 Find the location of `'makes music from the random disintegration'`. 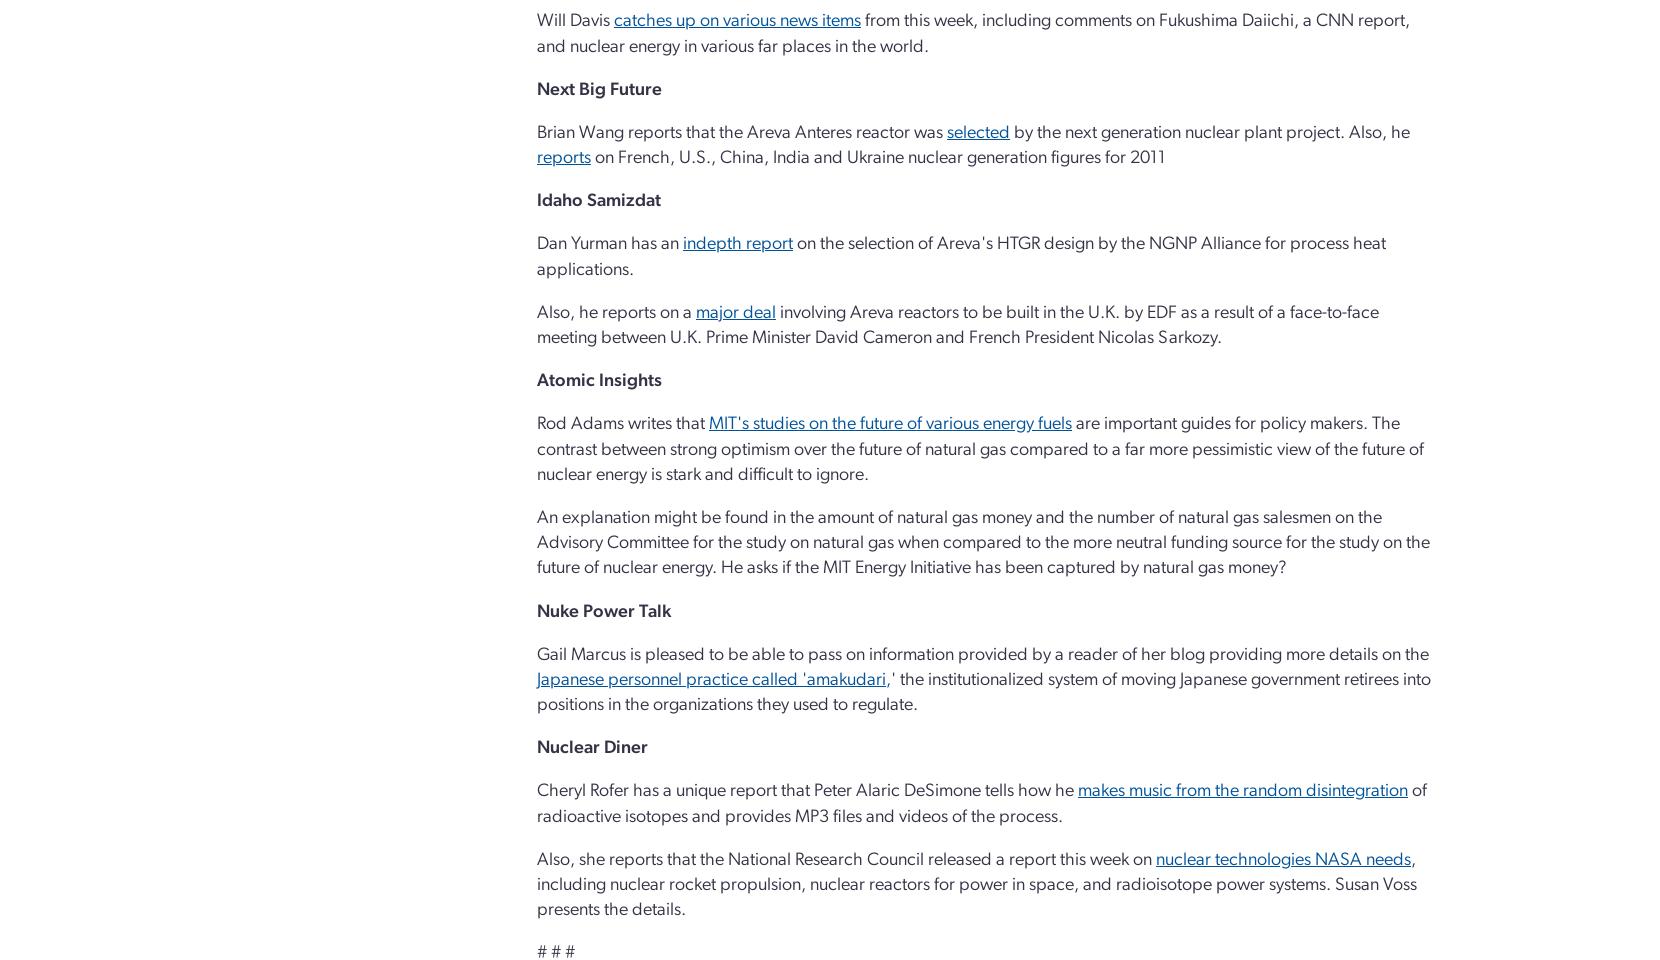

'makes music from the random disintegration' is located at coordinates (1243, 791).